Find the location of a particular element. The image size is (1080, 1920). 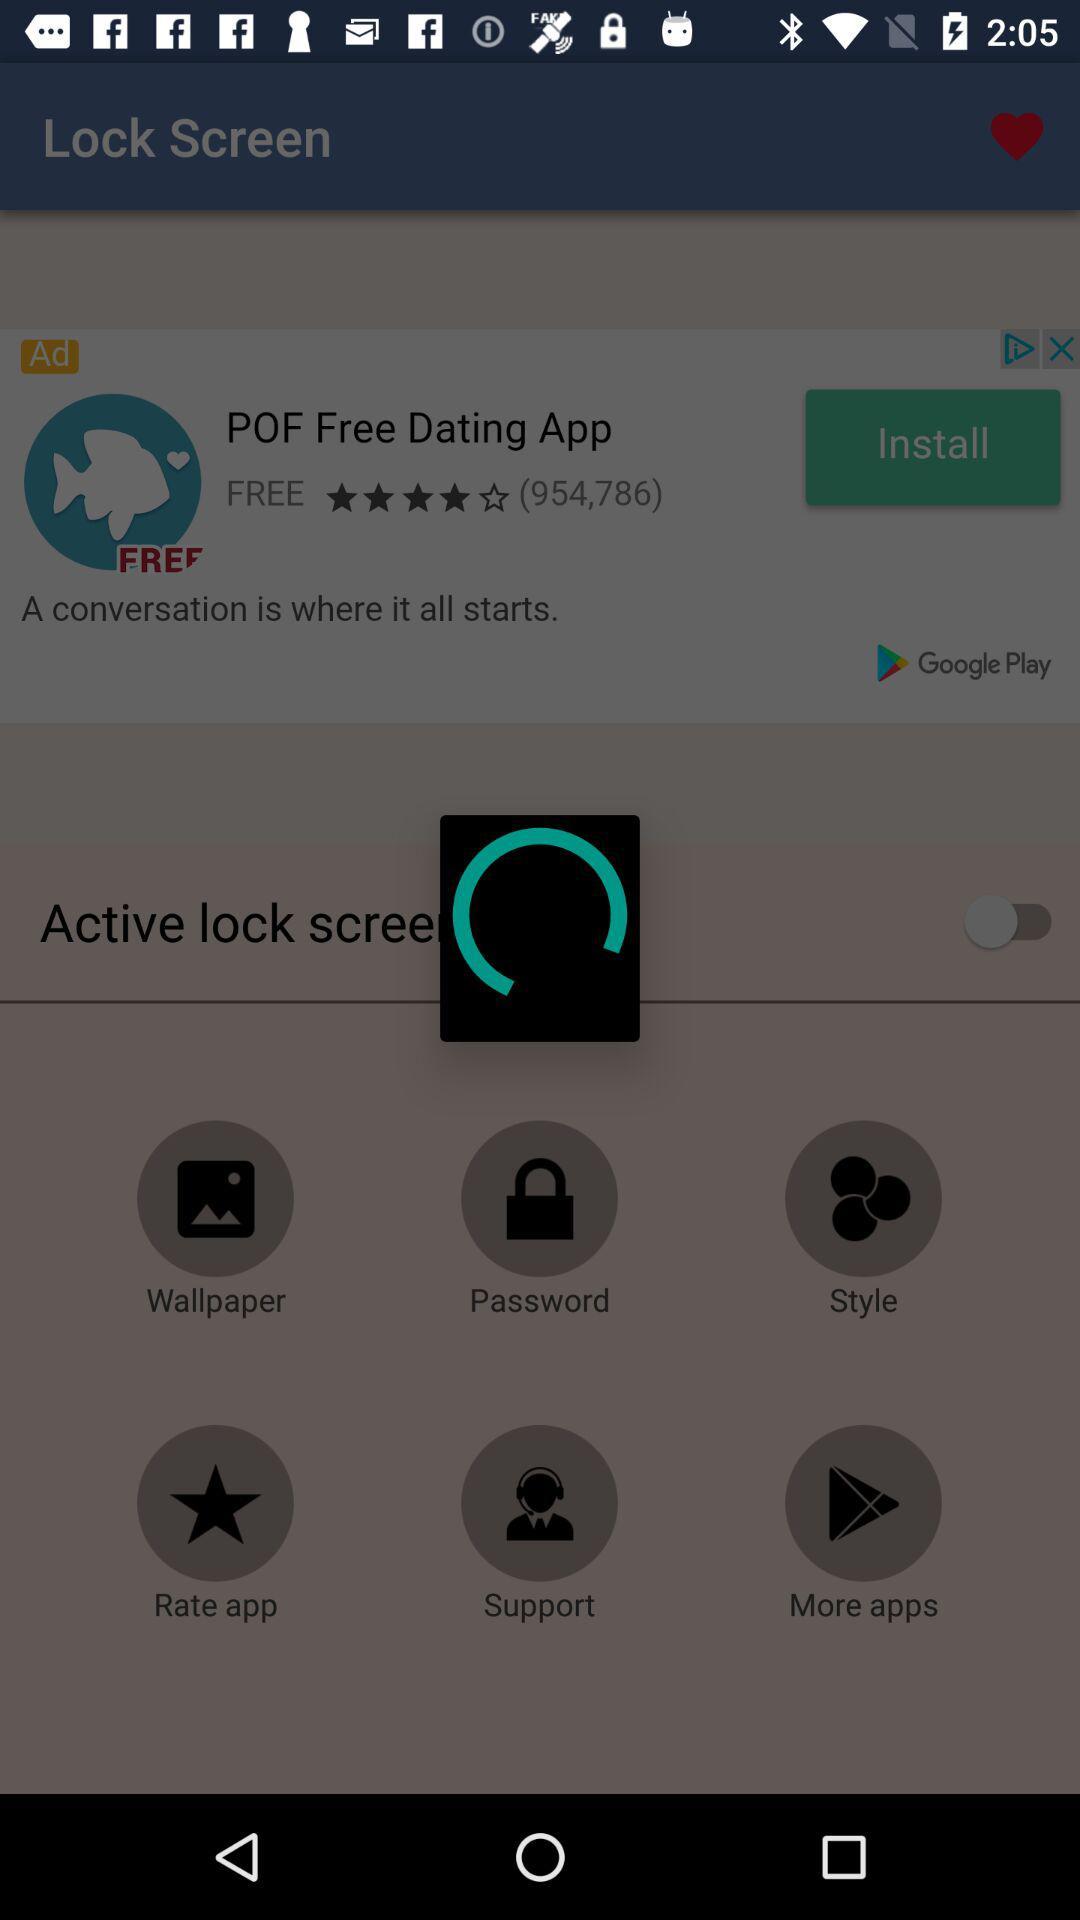

changes the style of the lock screen is located at coordinates (863, 1199).